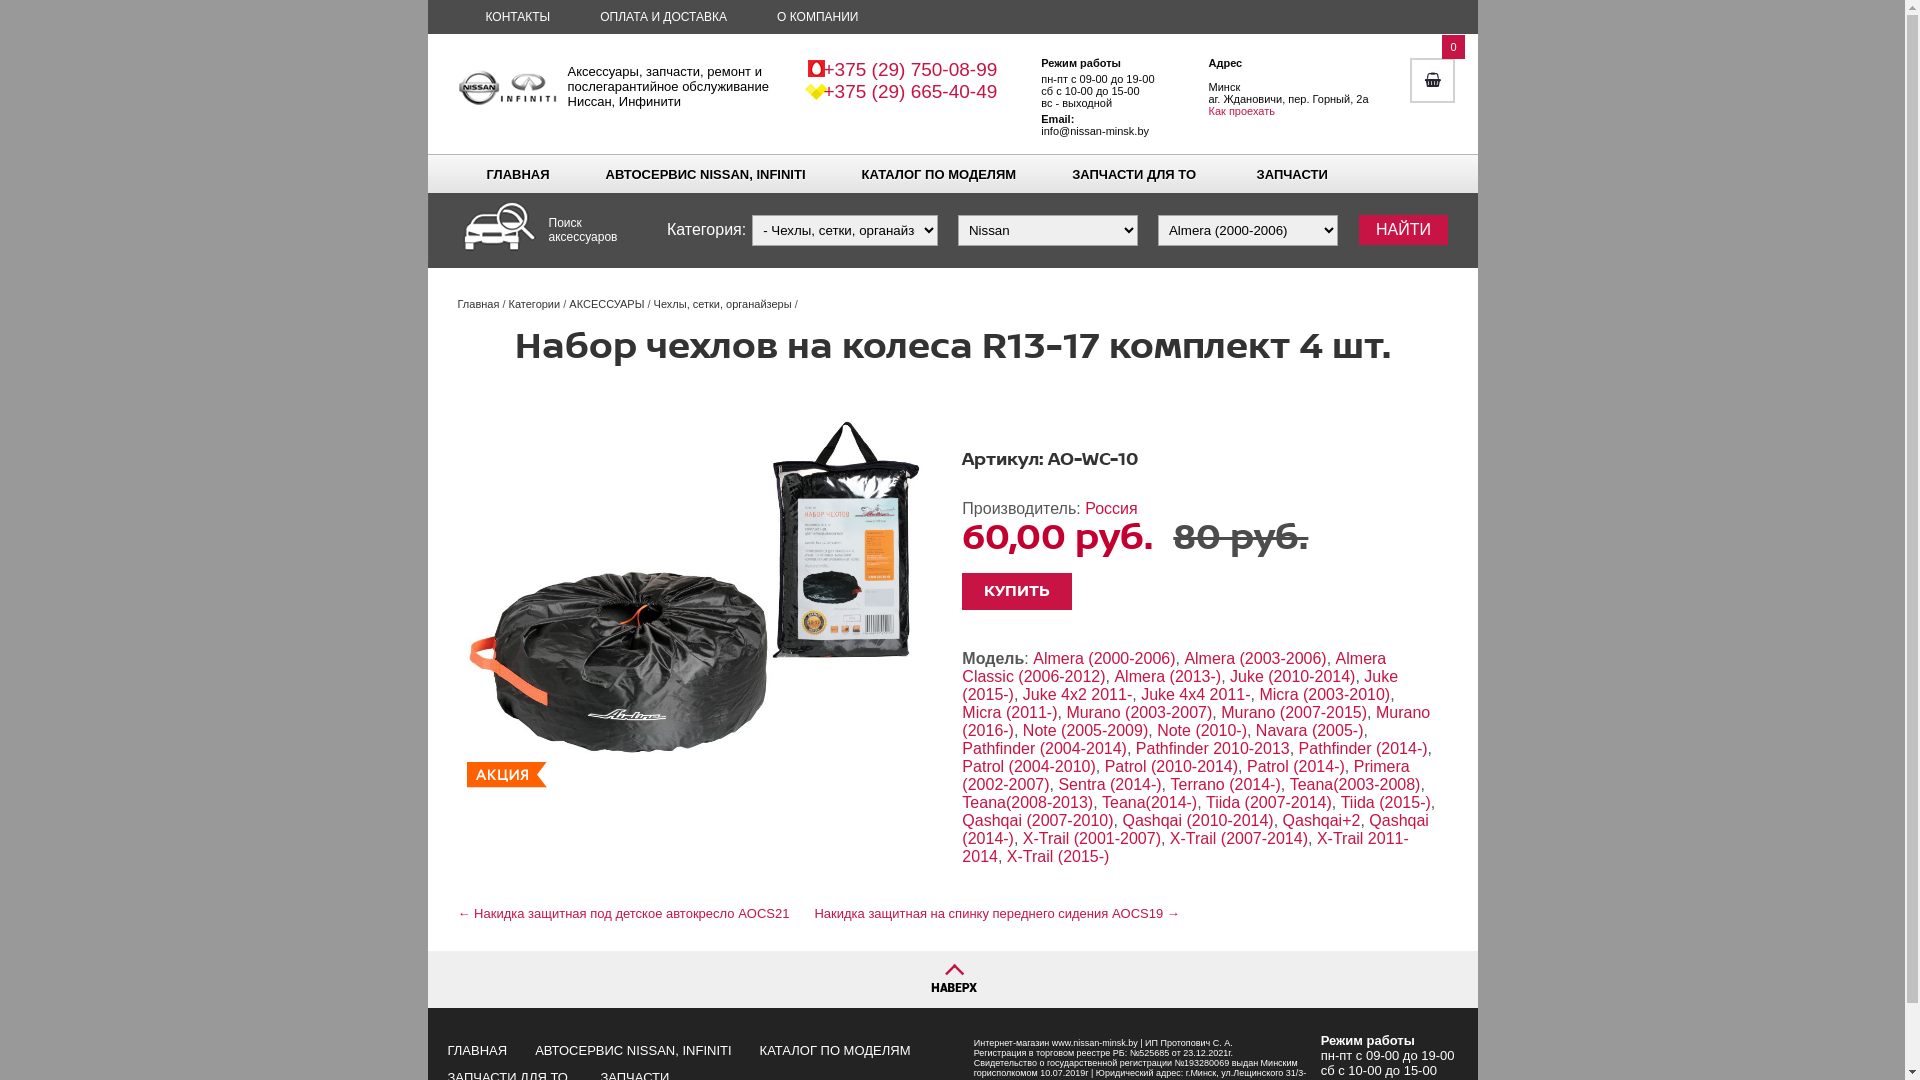 The image size is (1920, 1080). Describe the element at coordinates (1180, 684) in the screenshot. I see `'Juke (2015-)'` at that location.